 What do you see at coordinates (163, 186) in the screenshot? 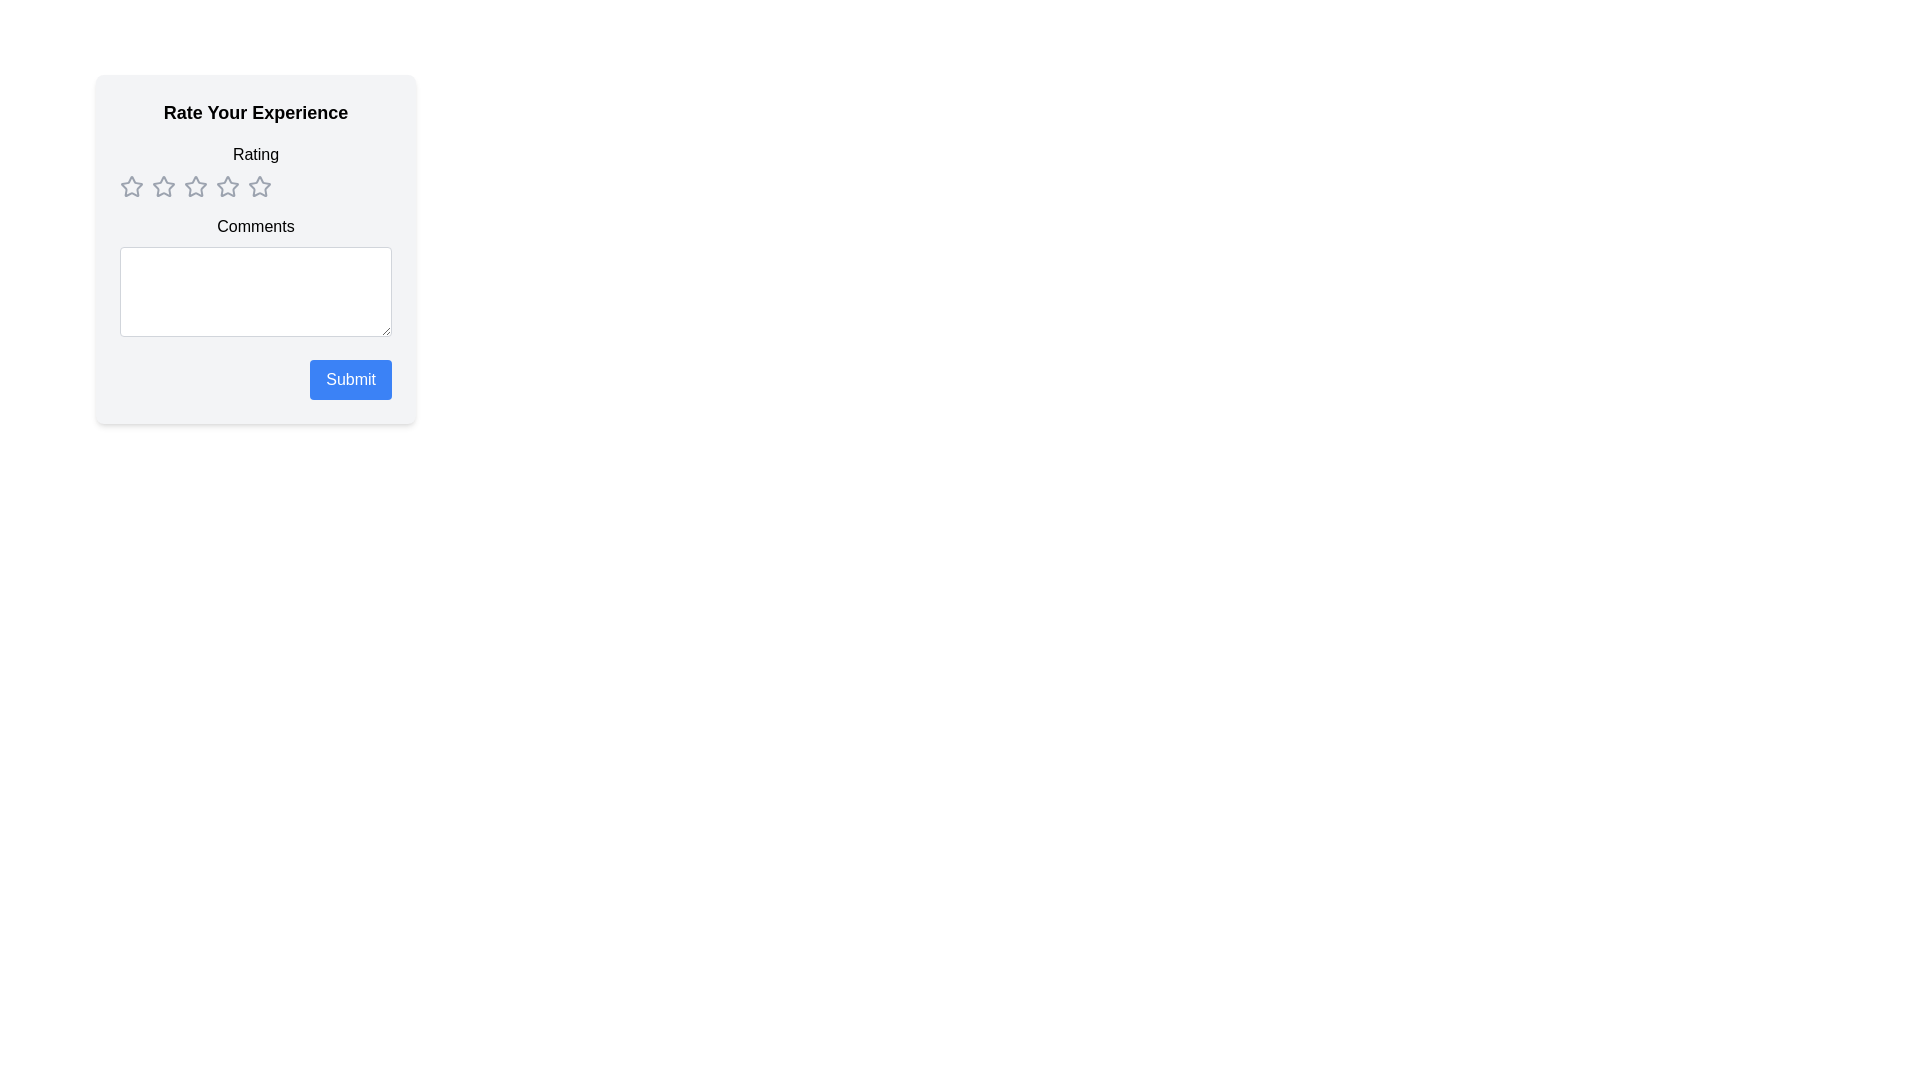
I see `the second star-shaped icon with a gray outline in the 'Rating' section` at bounding box center [163, 186].